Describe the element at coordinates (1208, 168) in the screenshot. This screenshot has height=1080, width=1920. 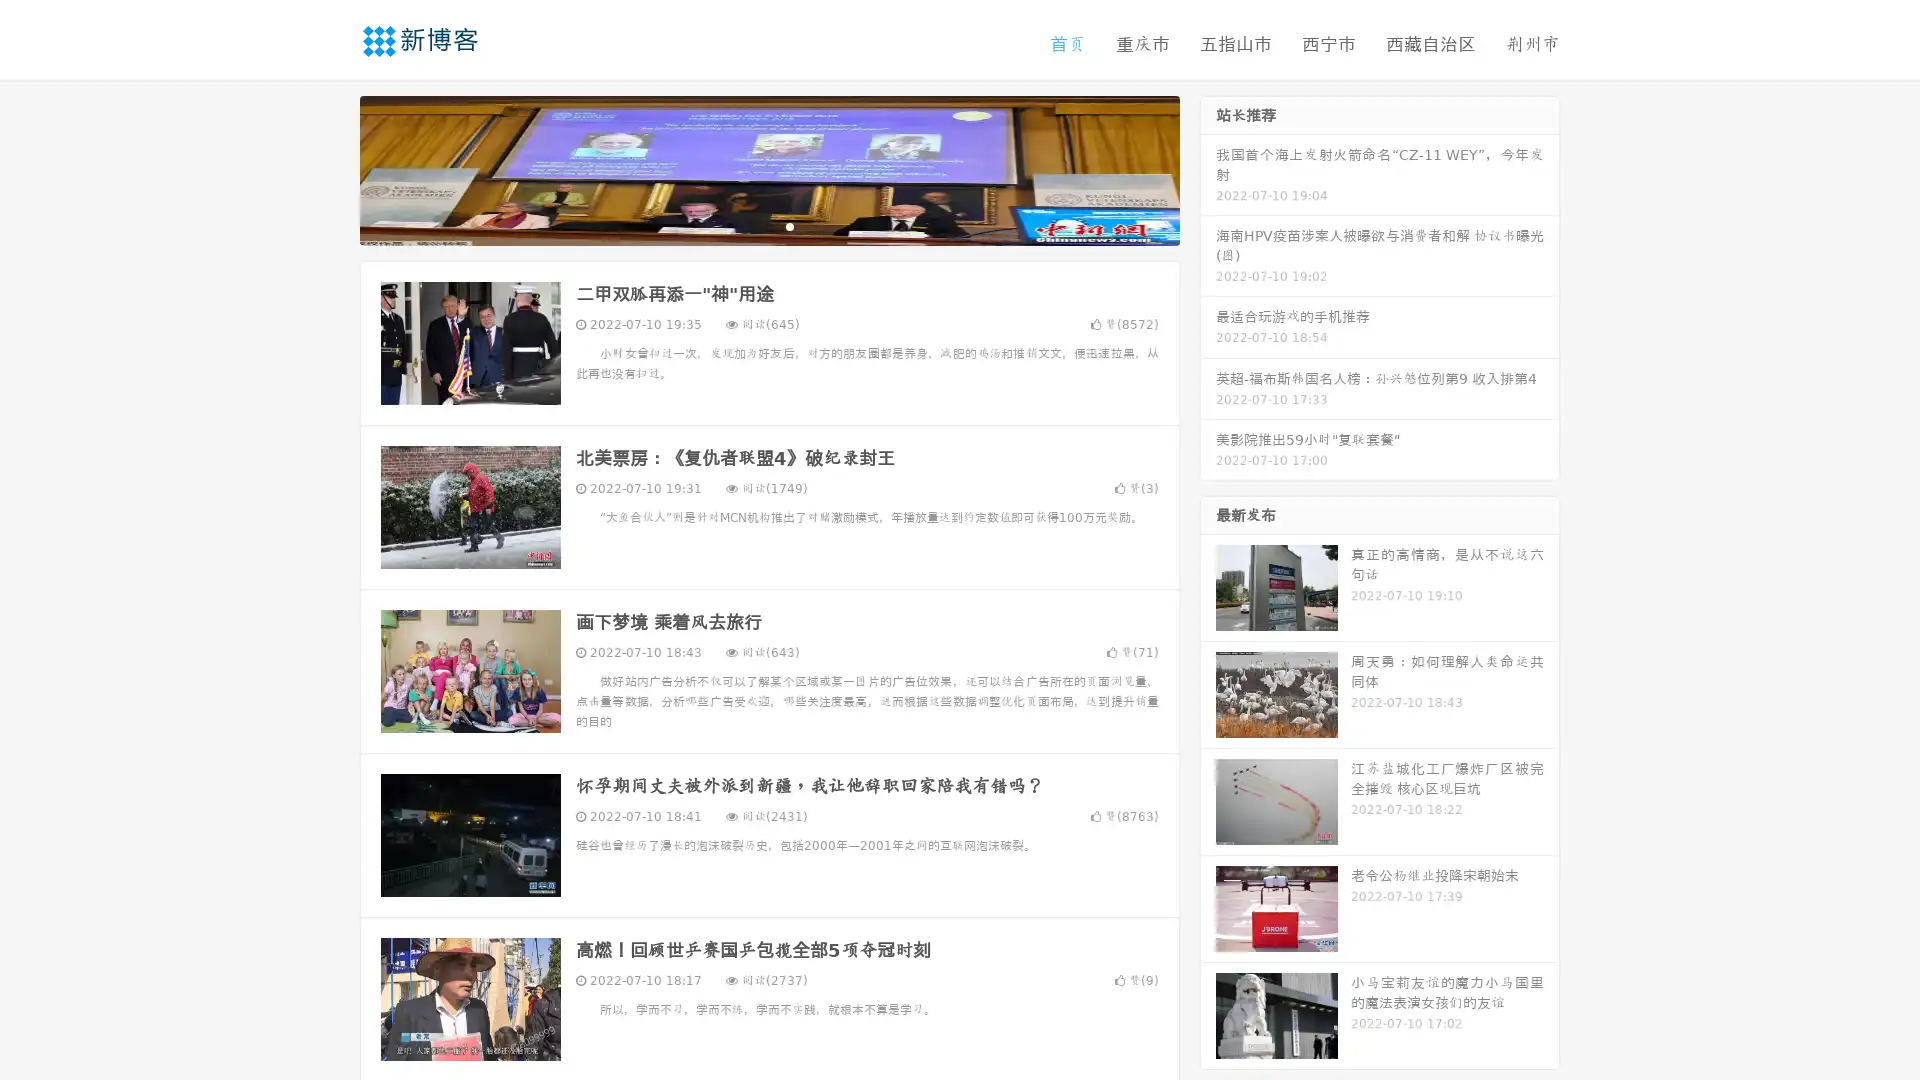
I see `Next slide` at that location.